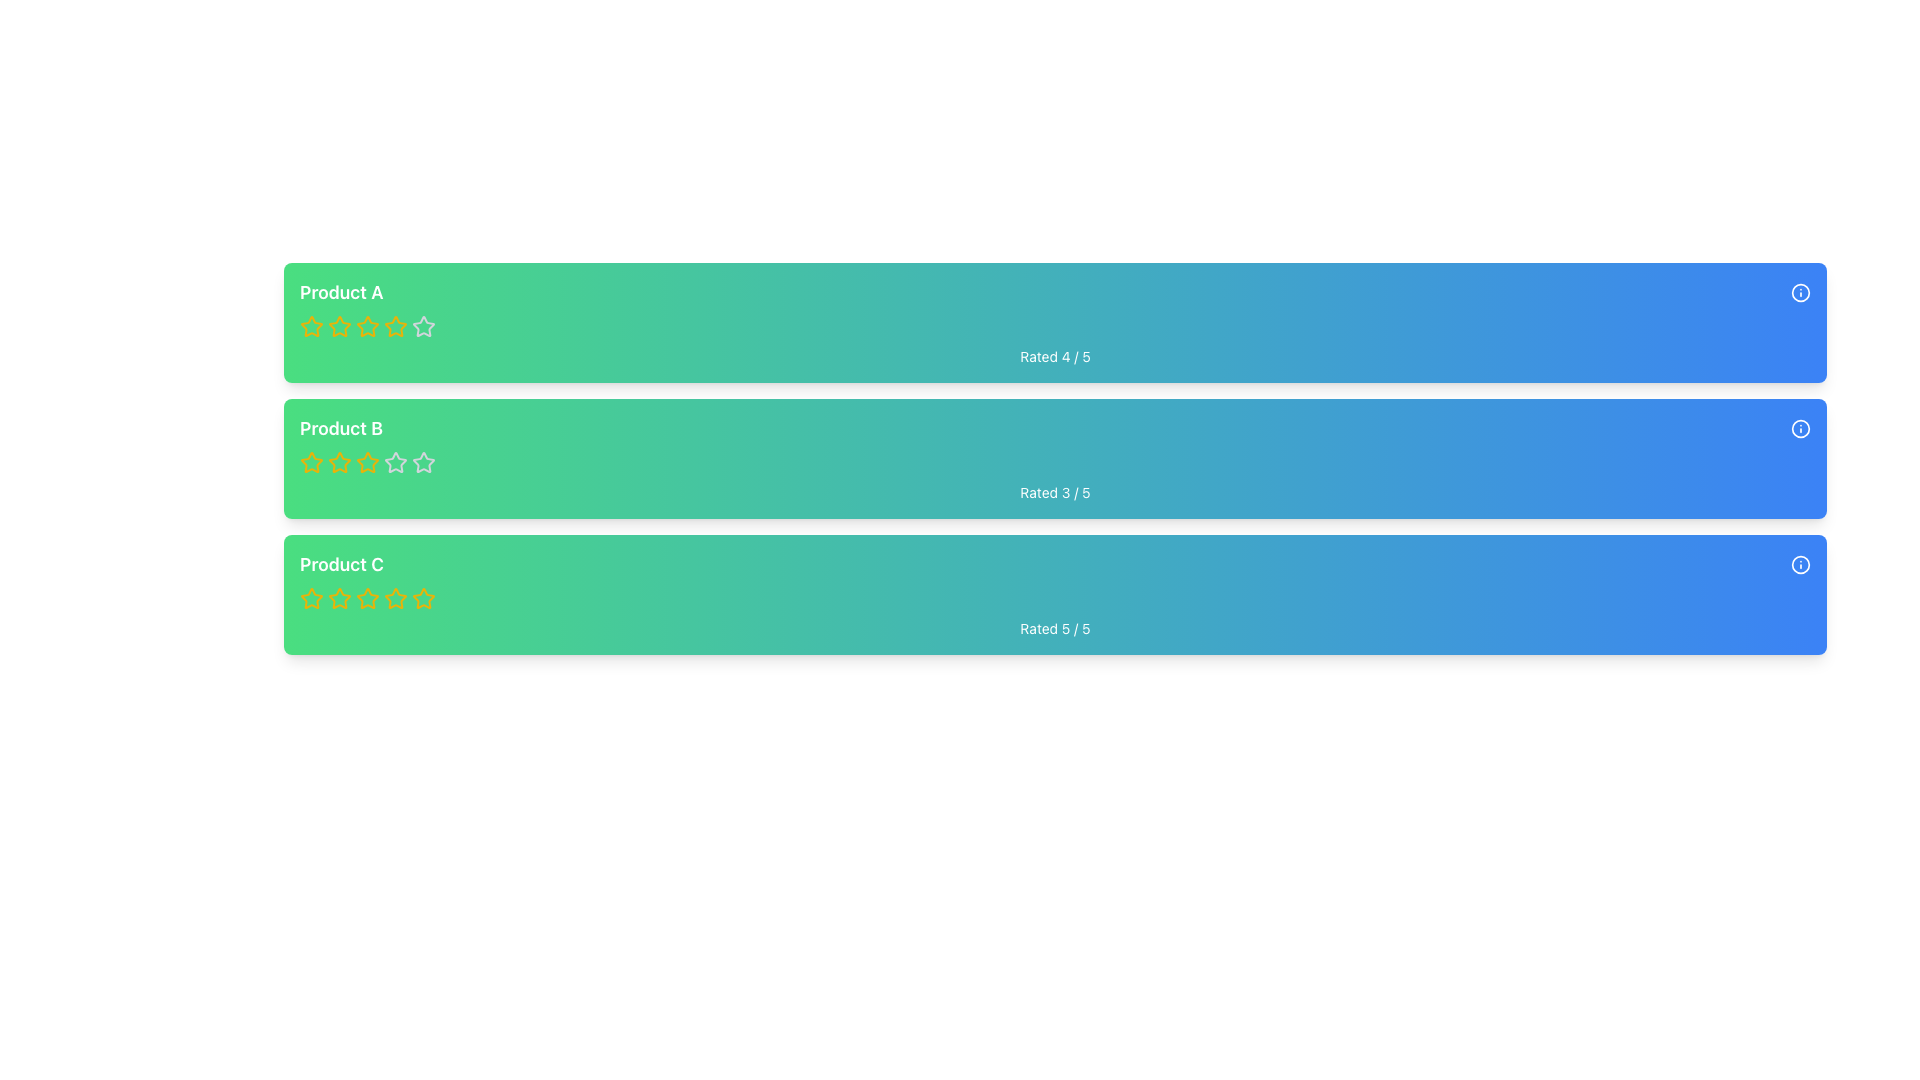  Describe the element at coordinates (395, 597) in the screenshot. I see `the sixth yellow outlined star icon in the horizontal group of rating stars below the 'Product C' label to trigger visual feedback` at that location.